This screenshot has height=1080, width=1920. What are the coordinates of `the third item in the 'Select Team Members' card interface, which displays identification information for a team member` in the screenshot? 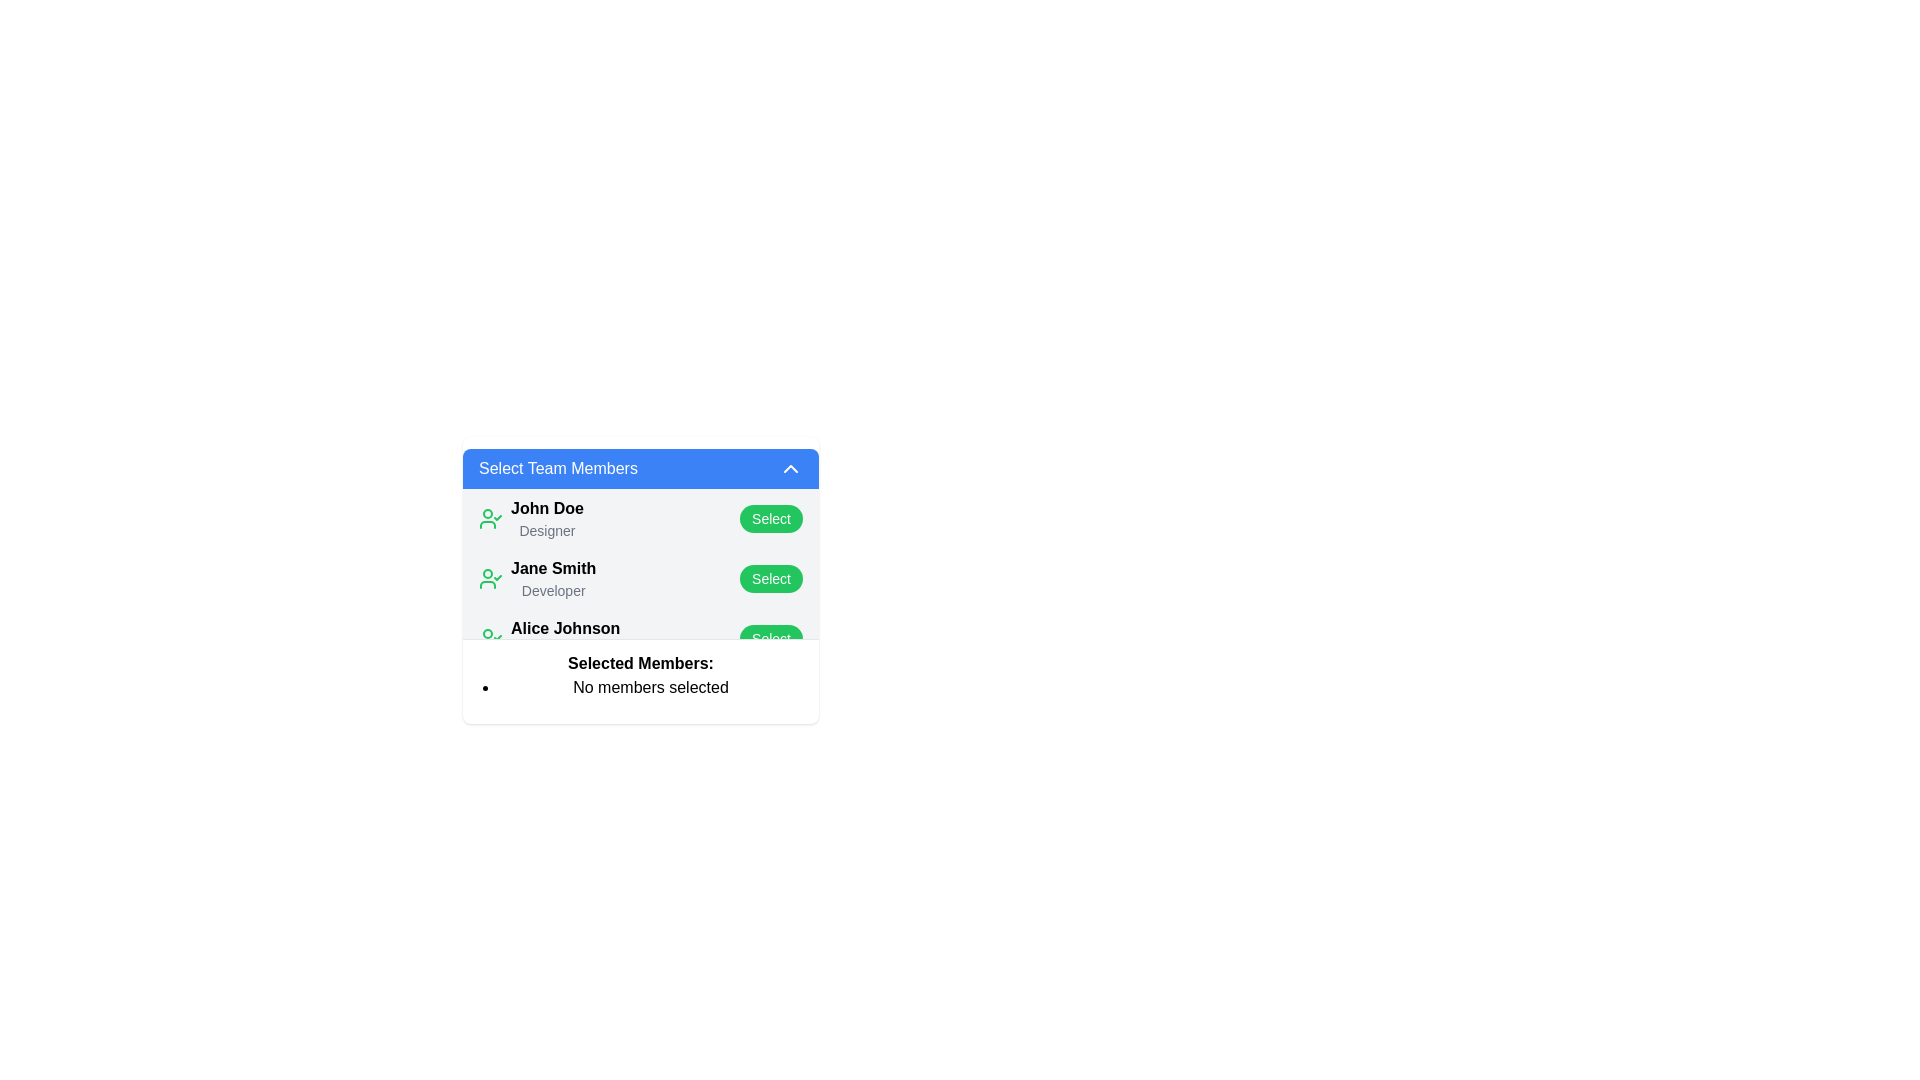 It's located at (564, 639).